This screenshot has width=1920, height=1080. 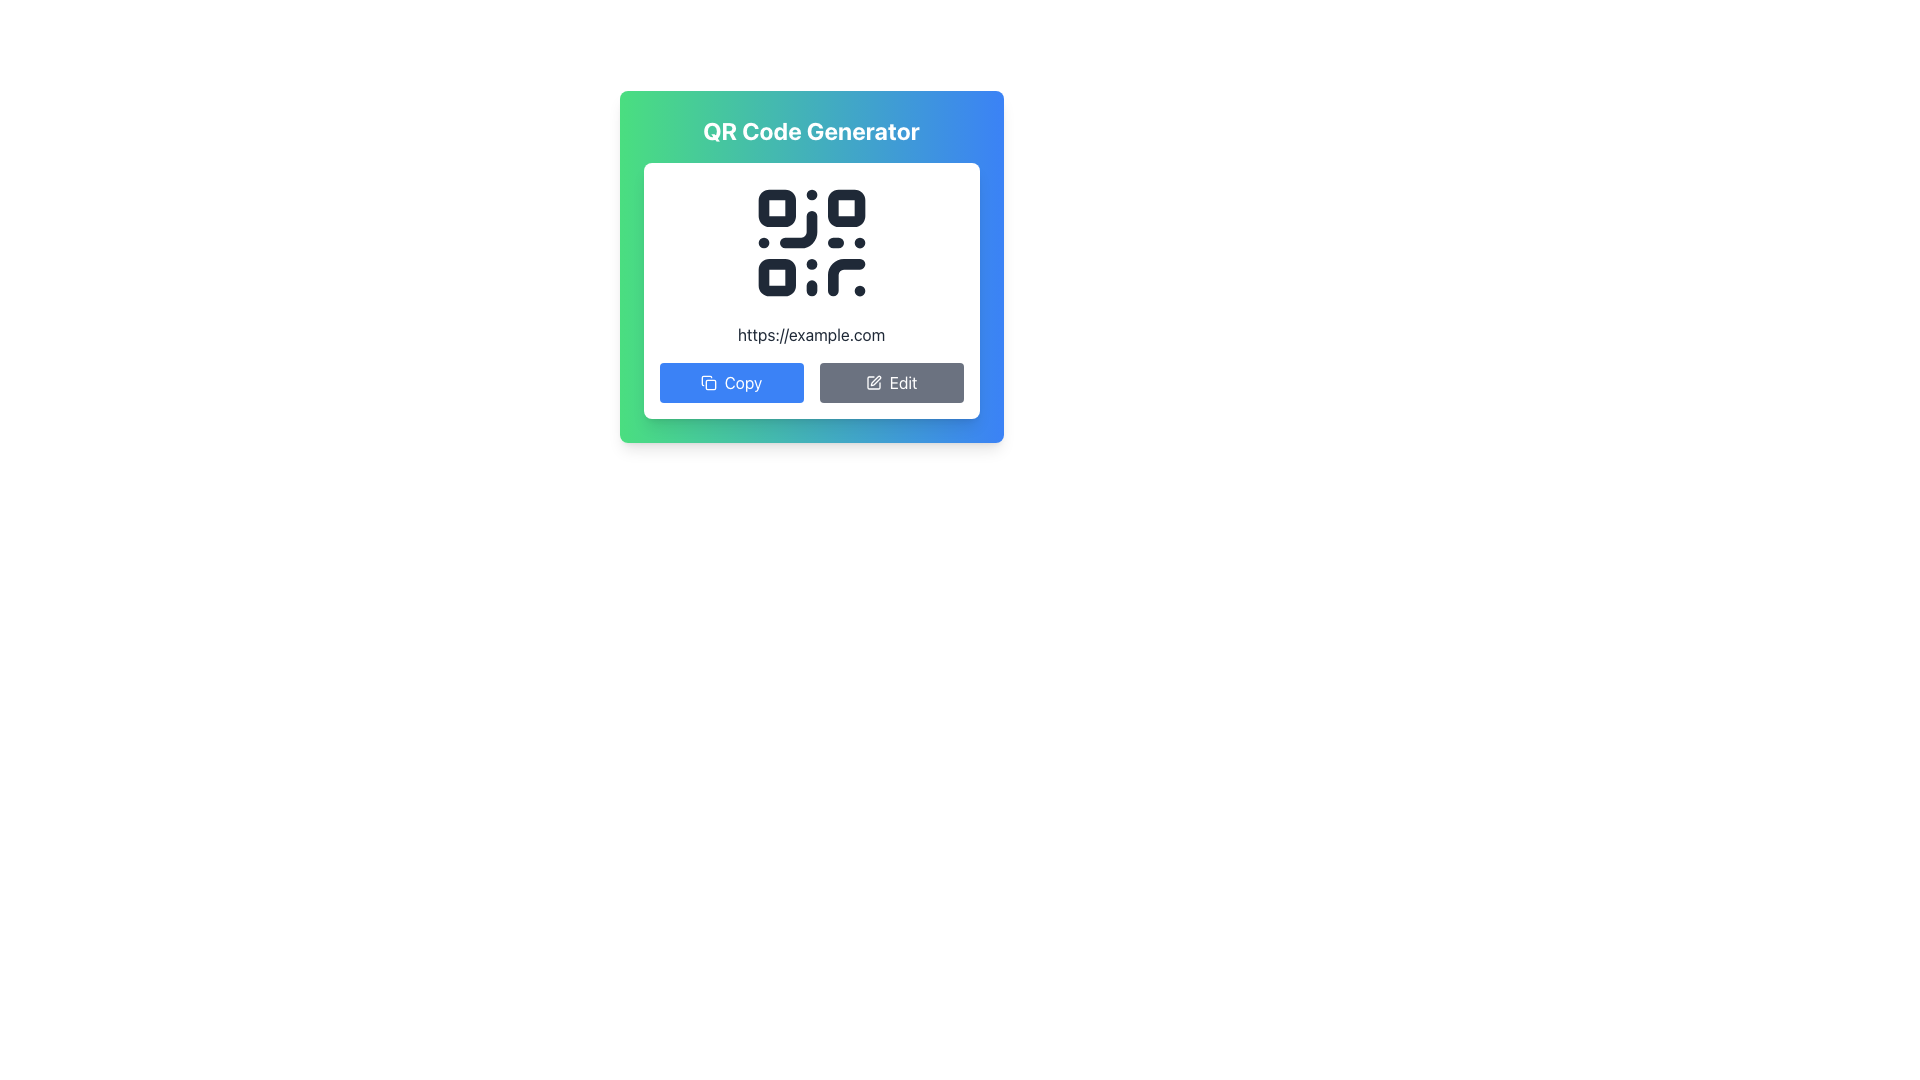 What do you see at coordinates (811, 242) in the screenshot?
I see `the centered QR code image displayed within a white card with rounded corners in the QR Code Generator interface` at bounding box center [811, 242].